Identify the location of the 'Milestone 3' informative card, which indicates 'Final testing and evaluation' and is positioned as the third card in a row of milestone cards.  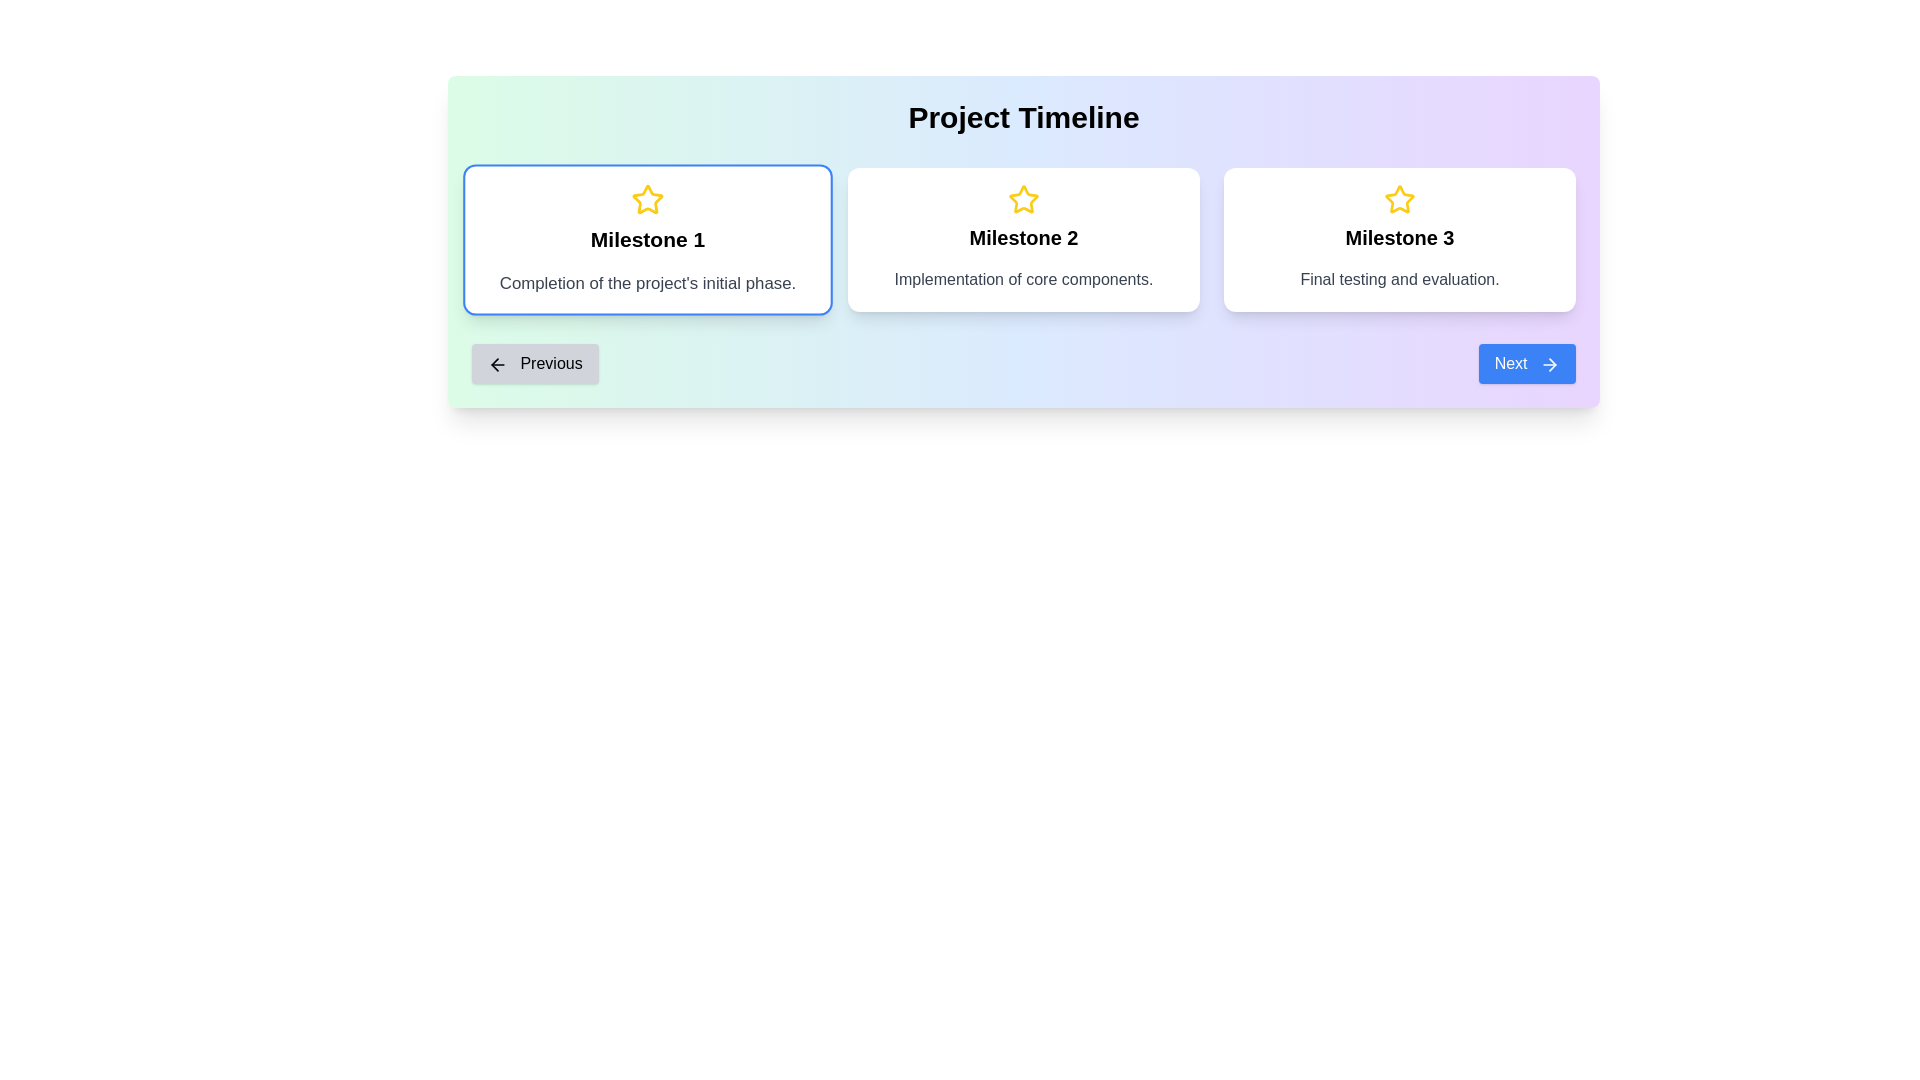
(1399, 238).